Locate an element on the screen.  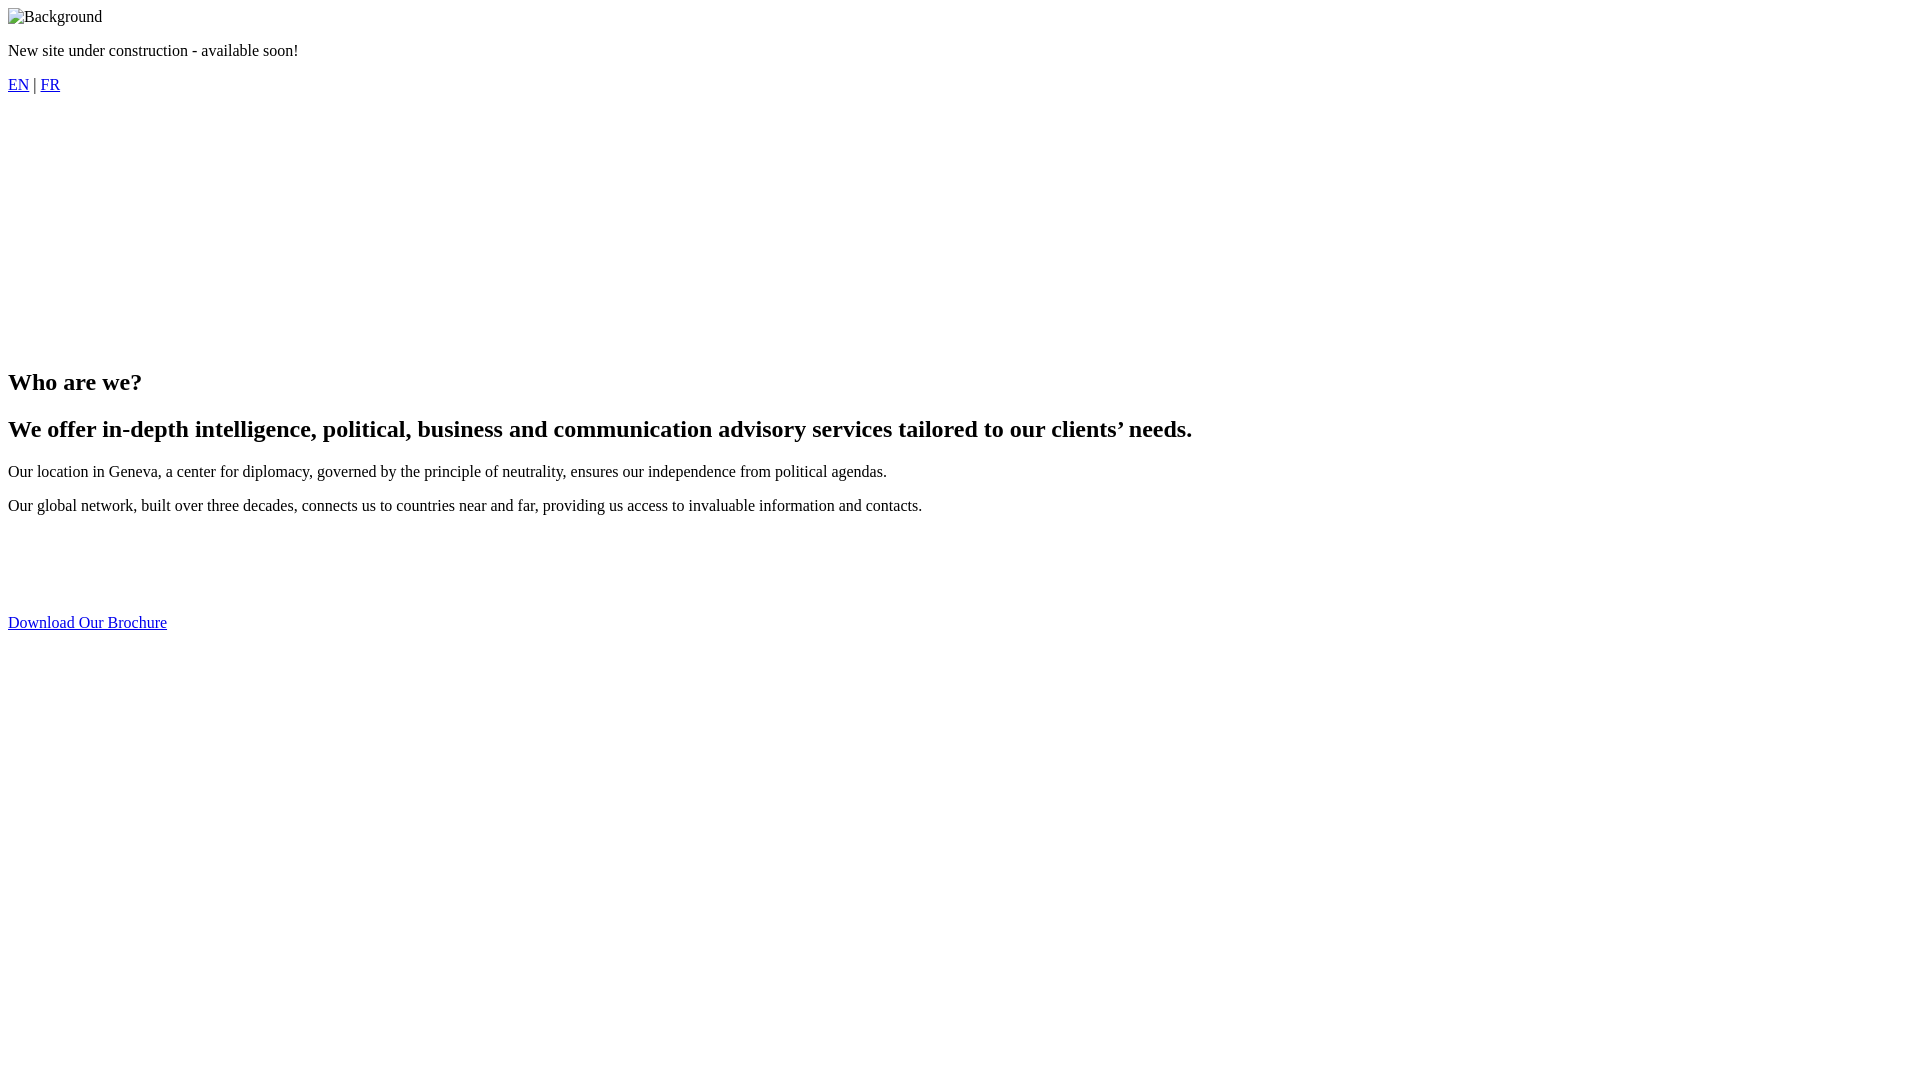
'FR' is located at coordinates (41, 83).